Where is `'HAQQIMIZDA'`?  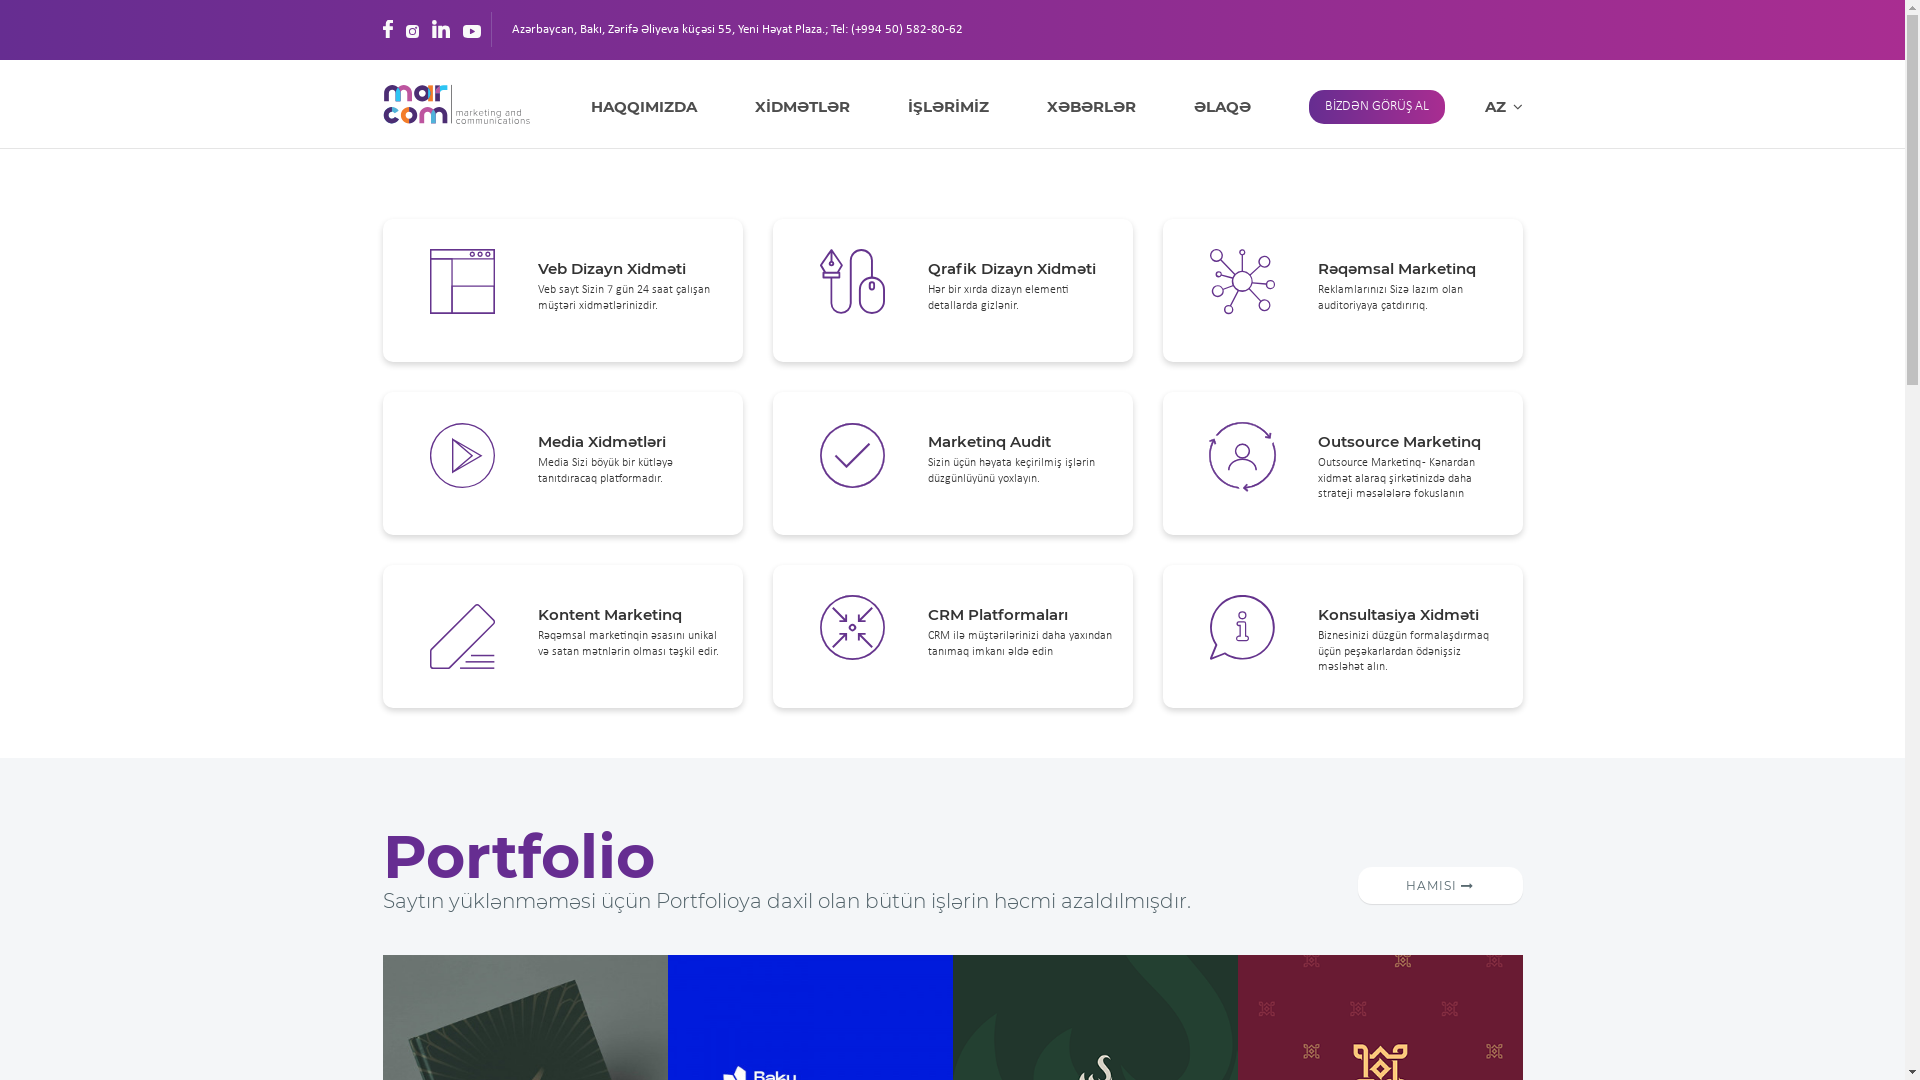
'HAQQIMIZDA' is located at coordinates (589, 107).